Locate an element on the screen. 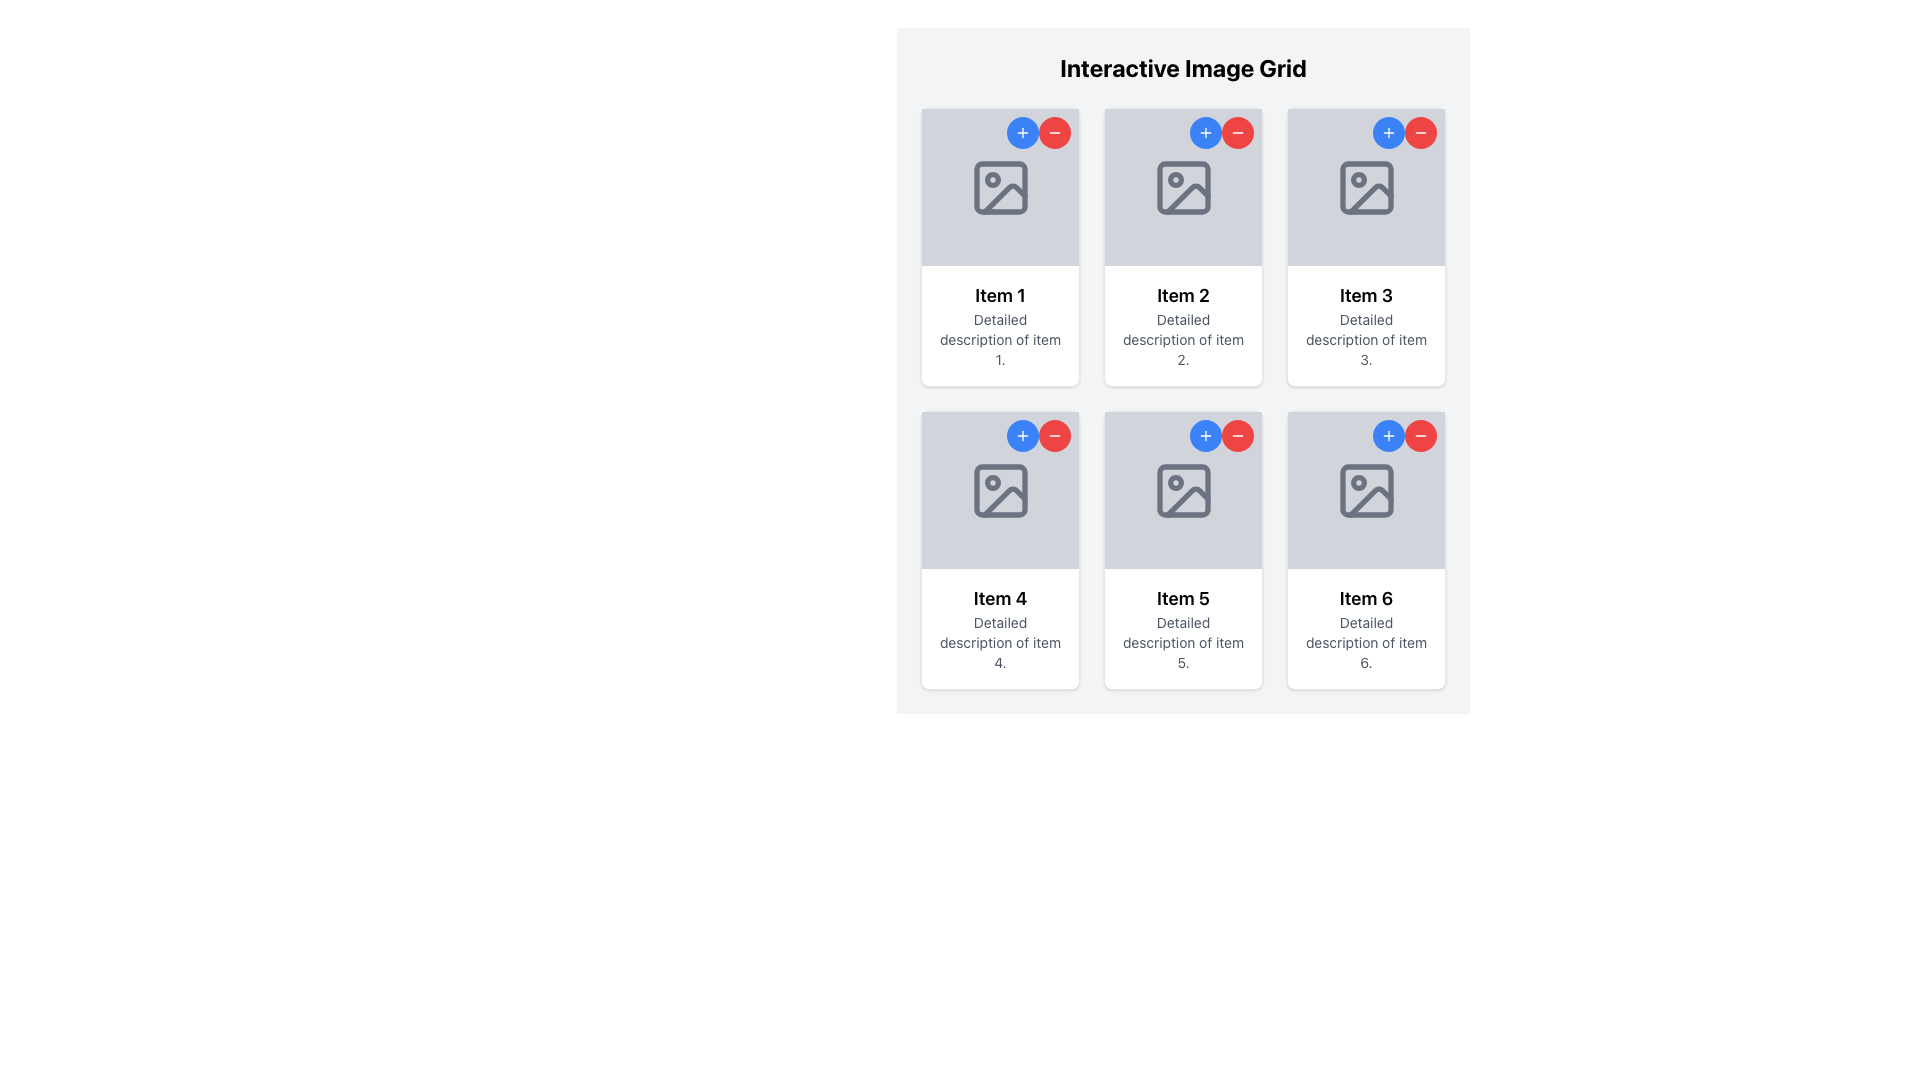 This screenshot has width=1920, height=1080. the increment button located in the top-right corner of the second item card is located at coordinates (1204, 132).